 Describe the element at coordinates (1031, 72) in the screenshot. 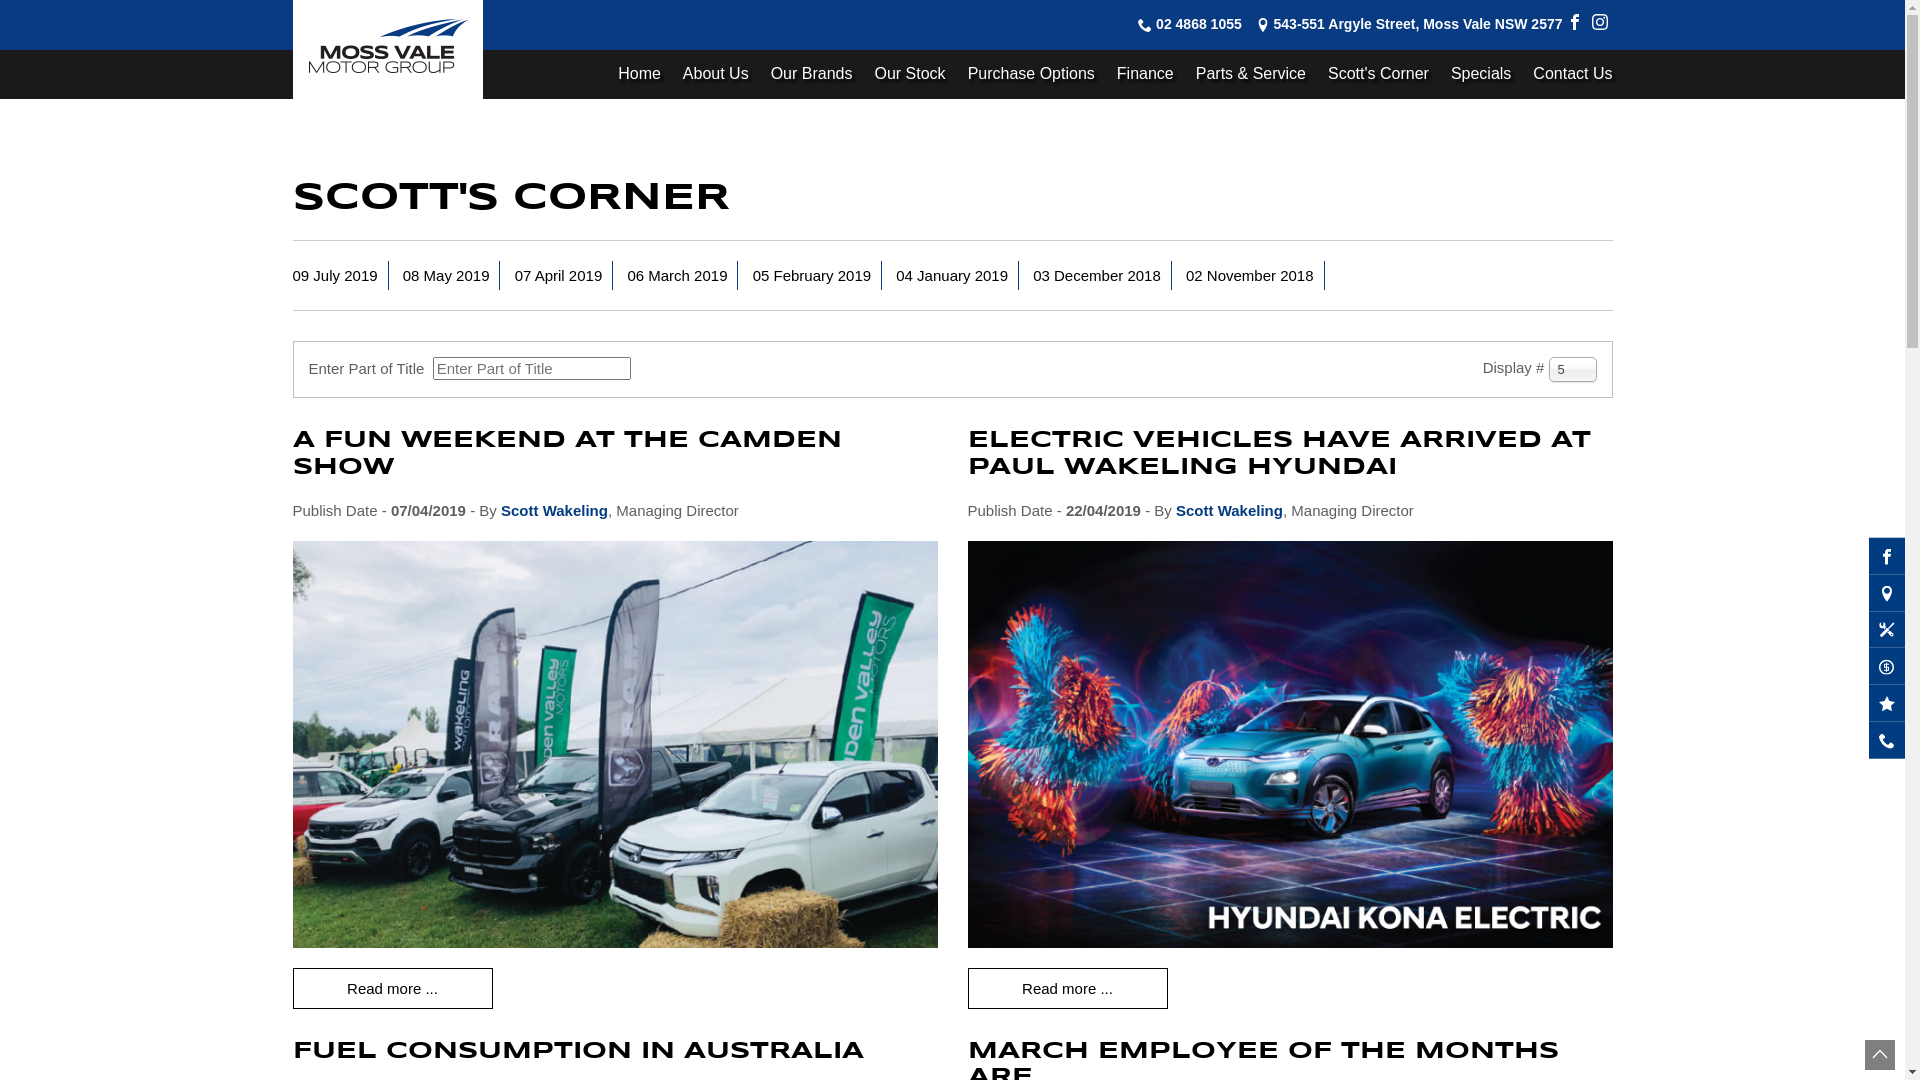

I see `'Purchase Options'` at that location.